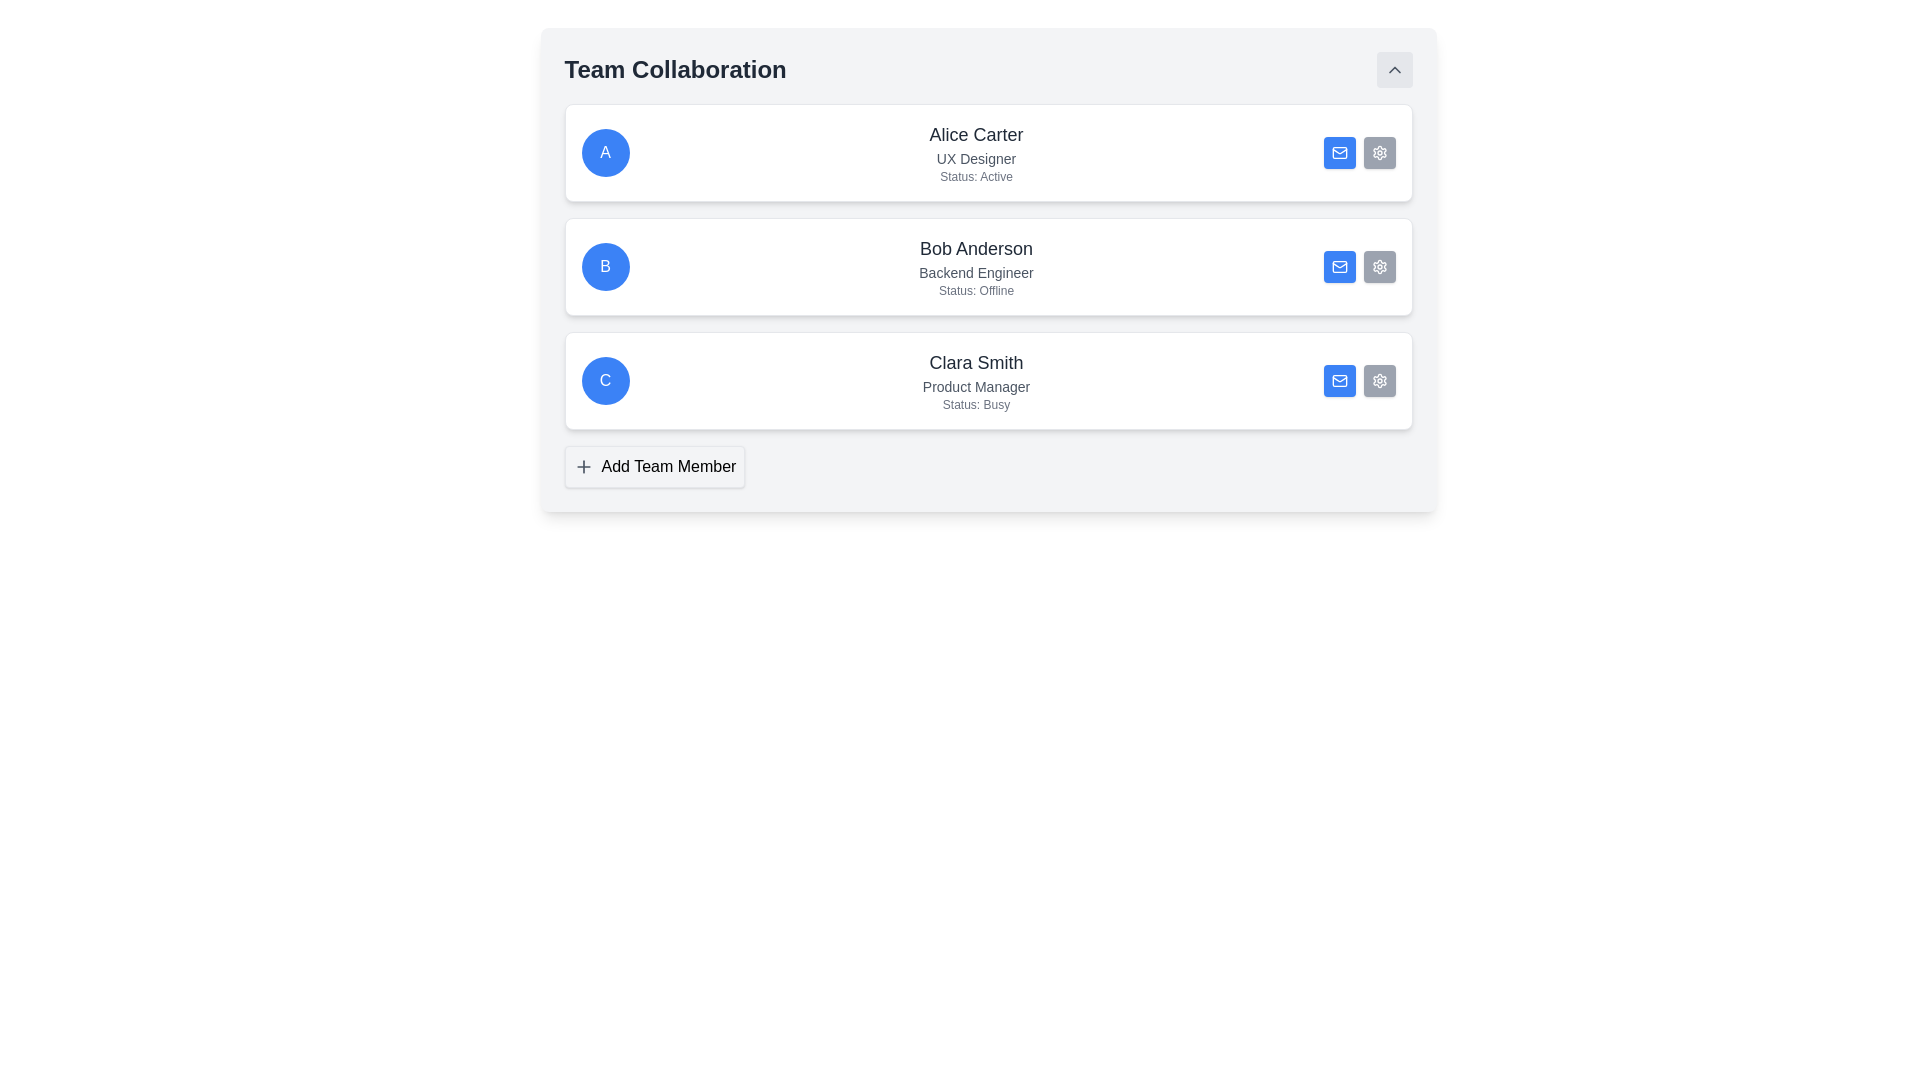 This screenshot has width=1920, height=1080. What do you see at coordinates (976, 290) in the screenshot?
I see `the text label displaying the online status of Bob Anderson, which indicates that he is offline` at bounding box center [976, 290].